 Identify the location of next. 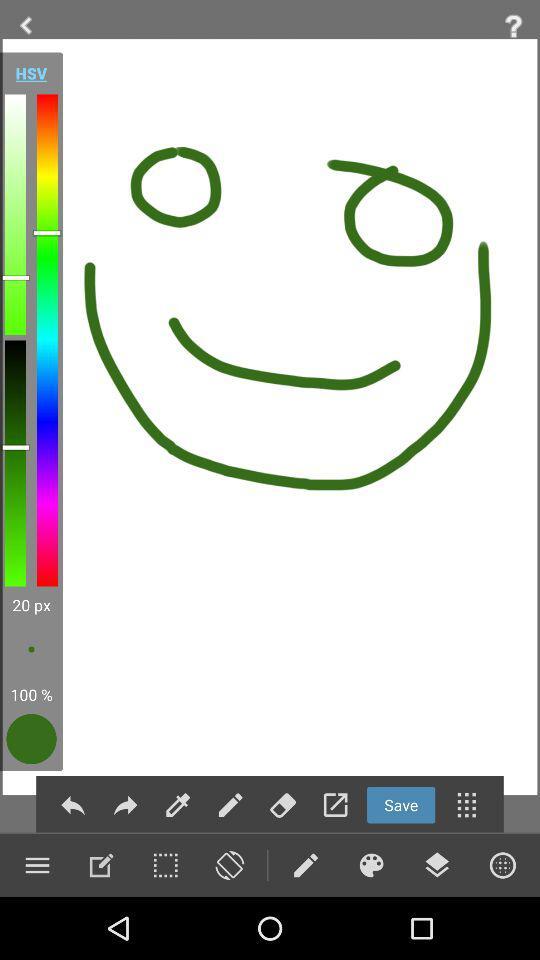
(125, 805).